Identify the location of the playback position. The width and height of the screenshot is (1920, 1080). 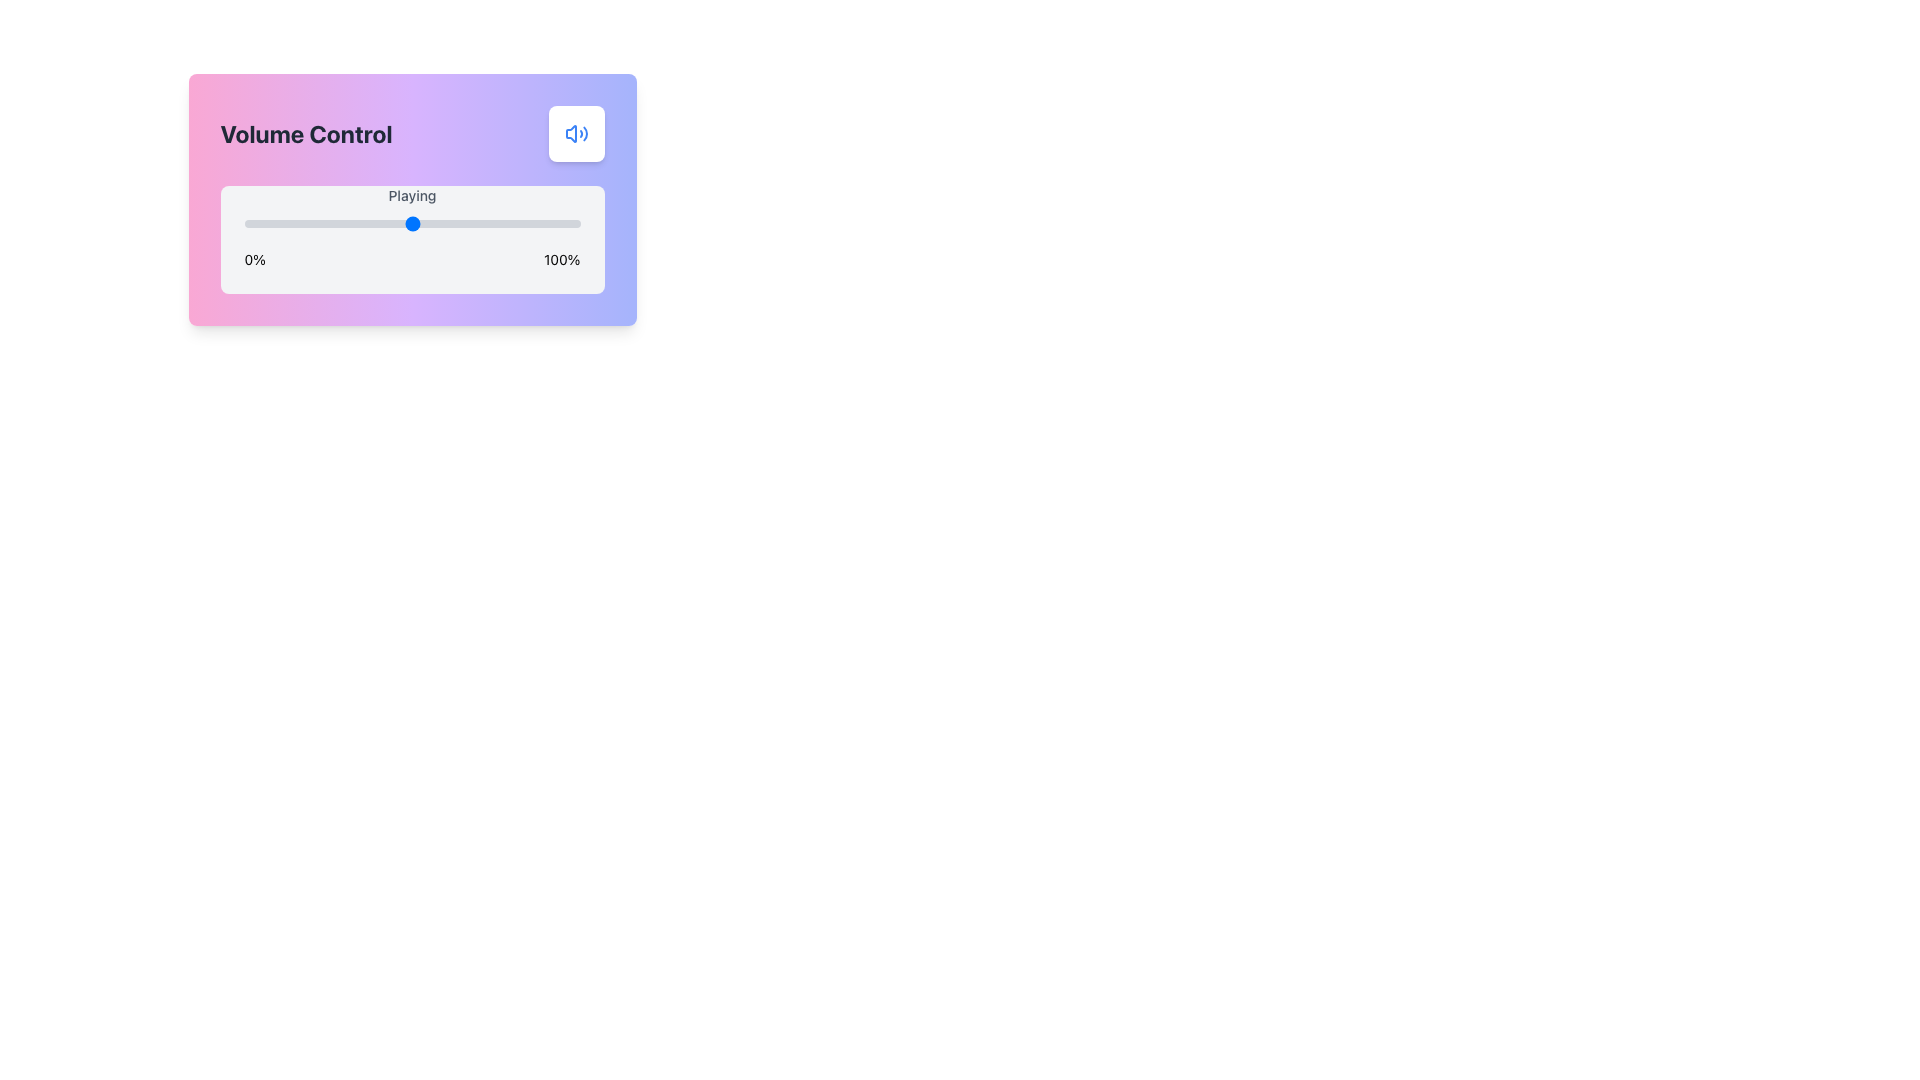
(398, 223).